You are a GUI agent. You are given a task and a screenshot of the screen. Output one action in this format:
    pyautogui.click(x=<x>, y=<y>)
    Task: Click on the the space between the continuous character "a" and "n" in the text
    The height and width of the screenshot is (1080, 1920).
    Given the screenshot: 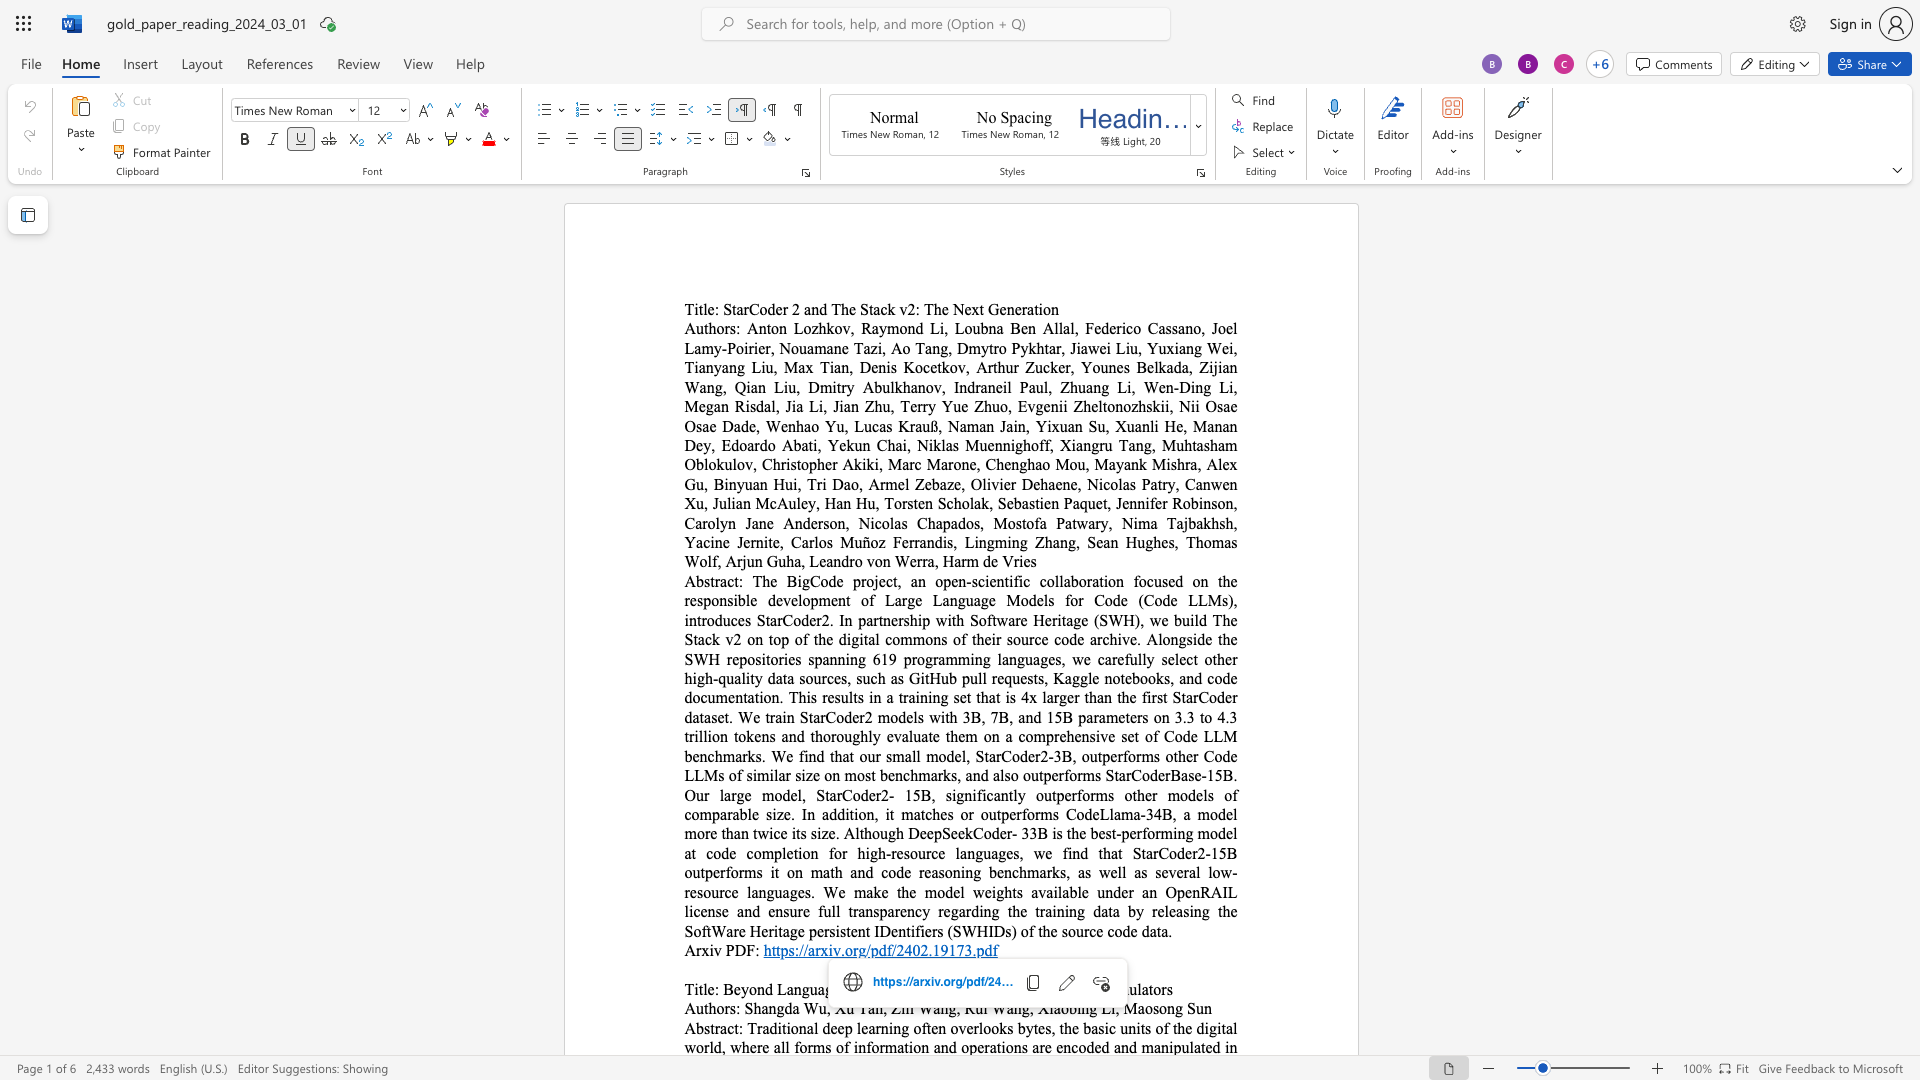 What is the action you would take?
    pyautogui.click(x=939, y=1008)
    